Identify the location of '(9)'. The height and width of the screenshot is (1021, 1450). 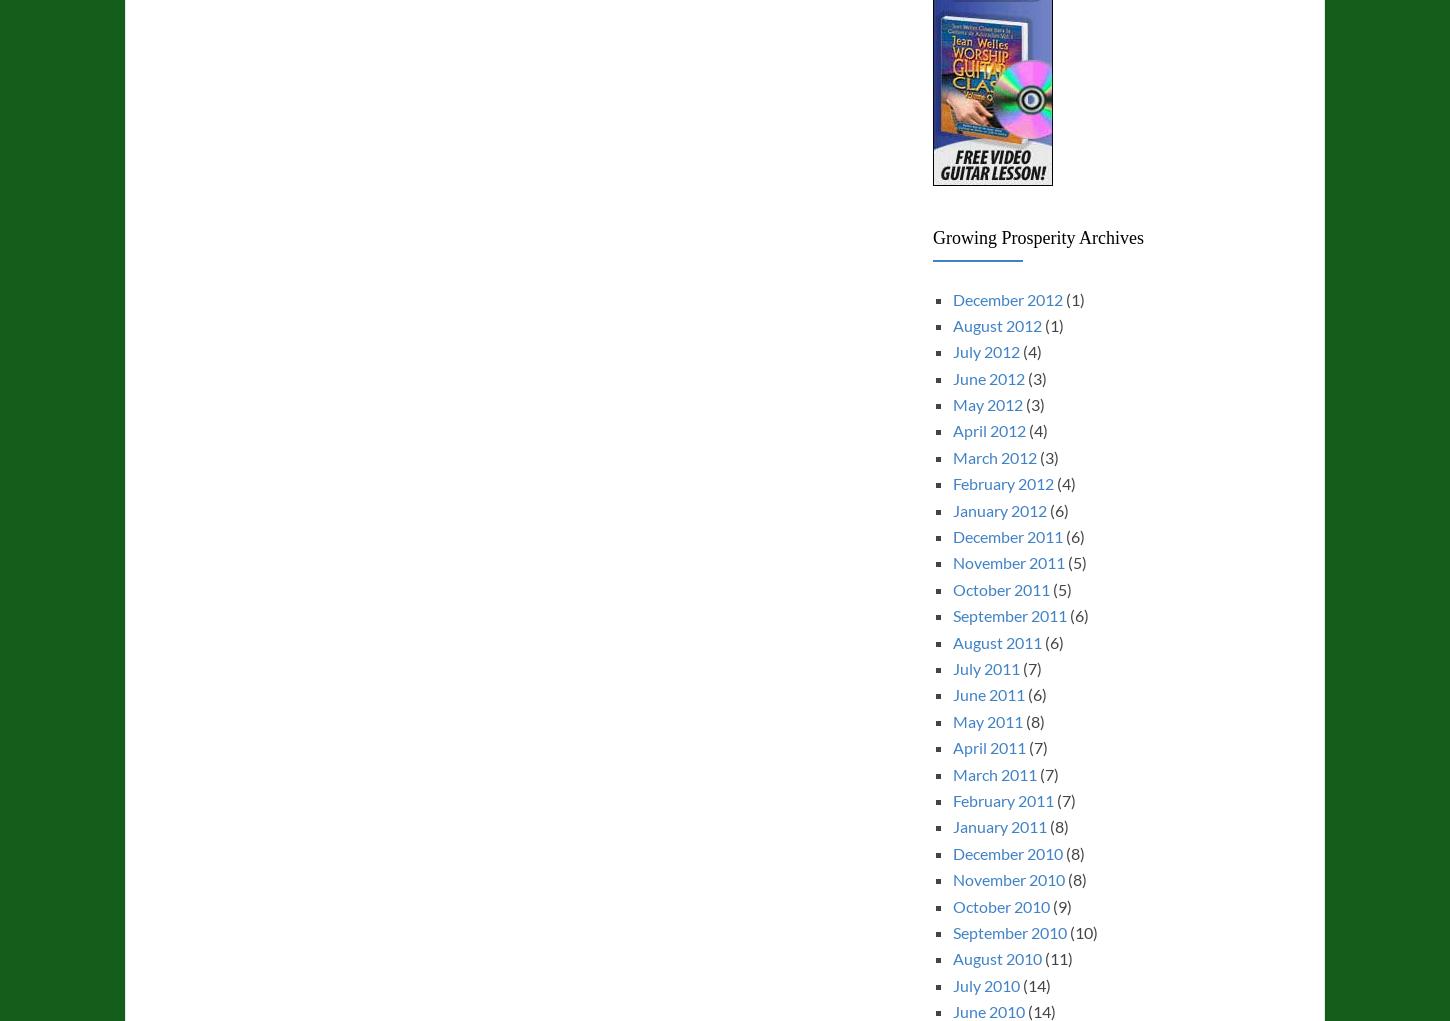
(1059, 905).